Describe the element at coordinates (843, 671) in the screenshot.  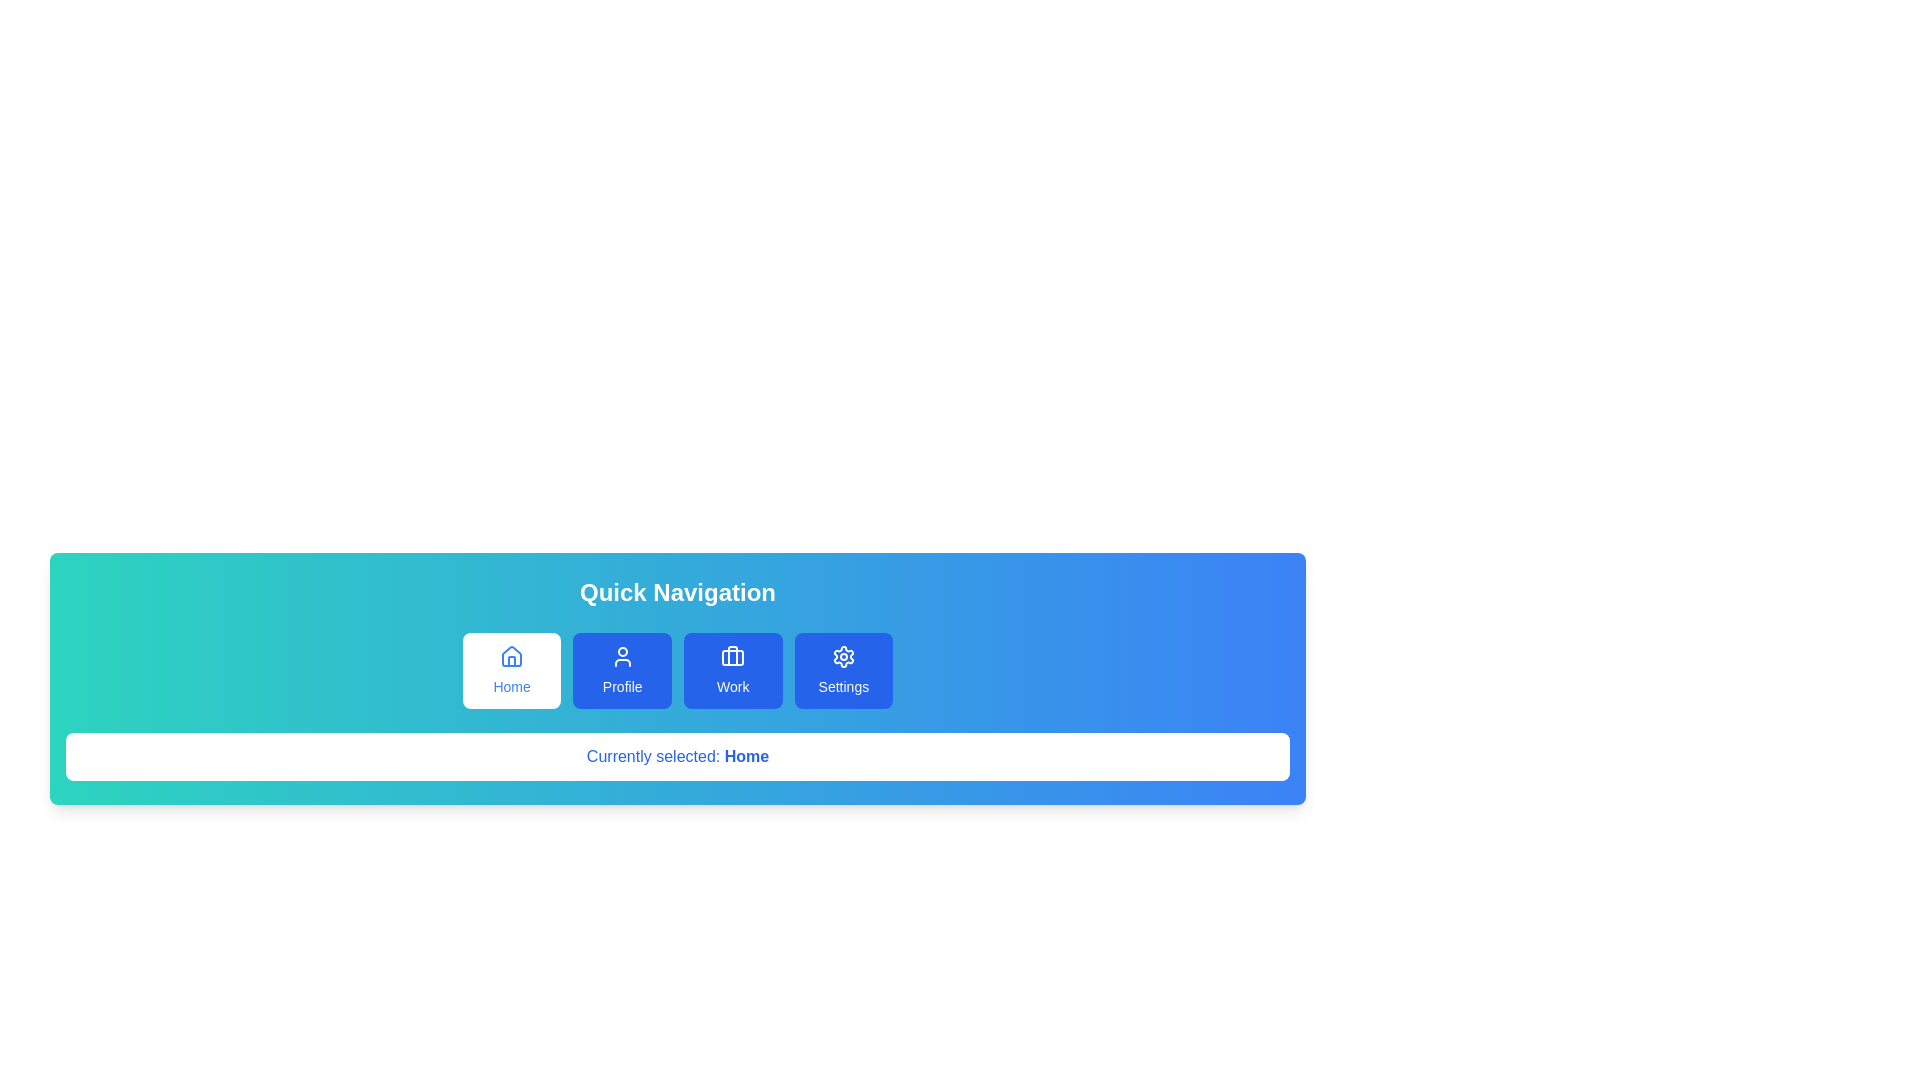
I see `the Settings tab` at that location.